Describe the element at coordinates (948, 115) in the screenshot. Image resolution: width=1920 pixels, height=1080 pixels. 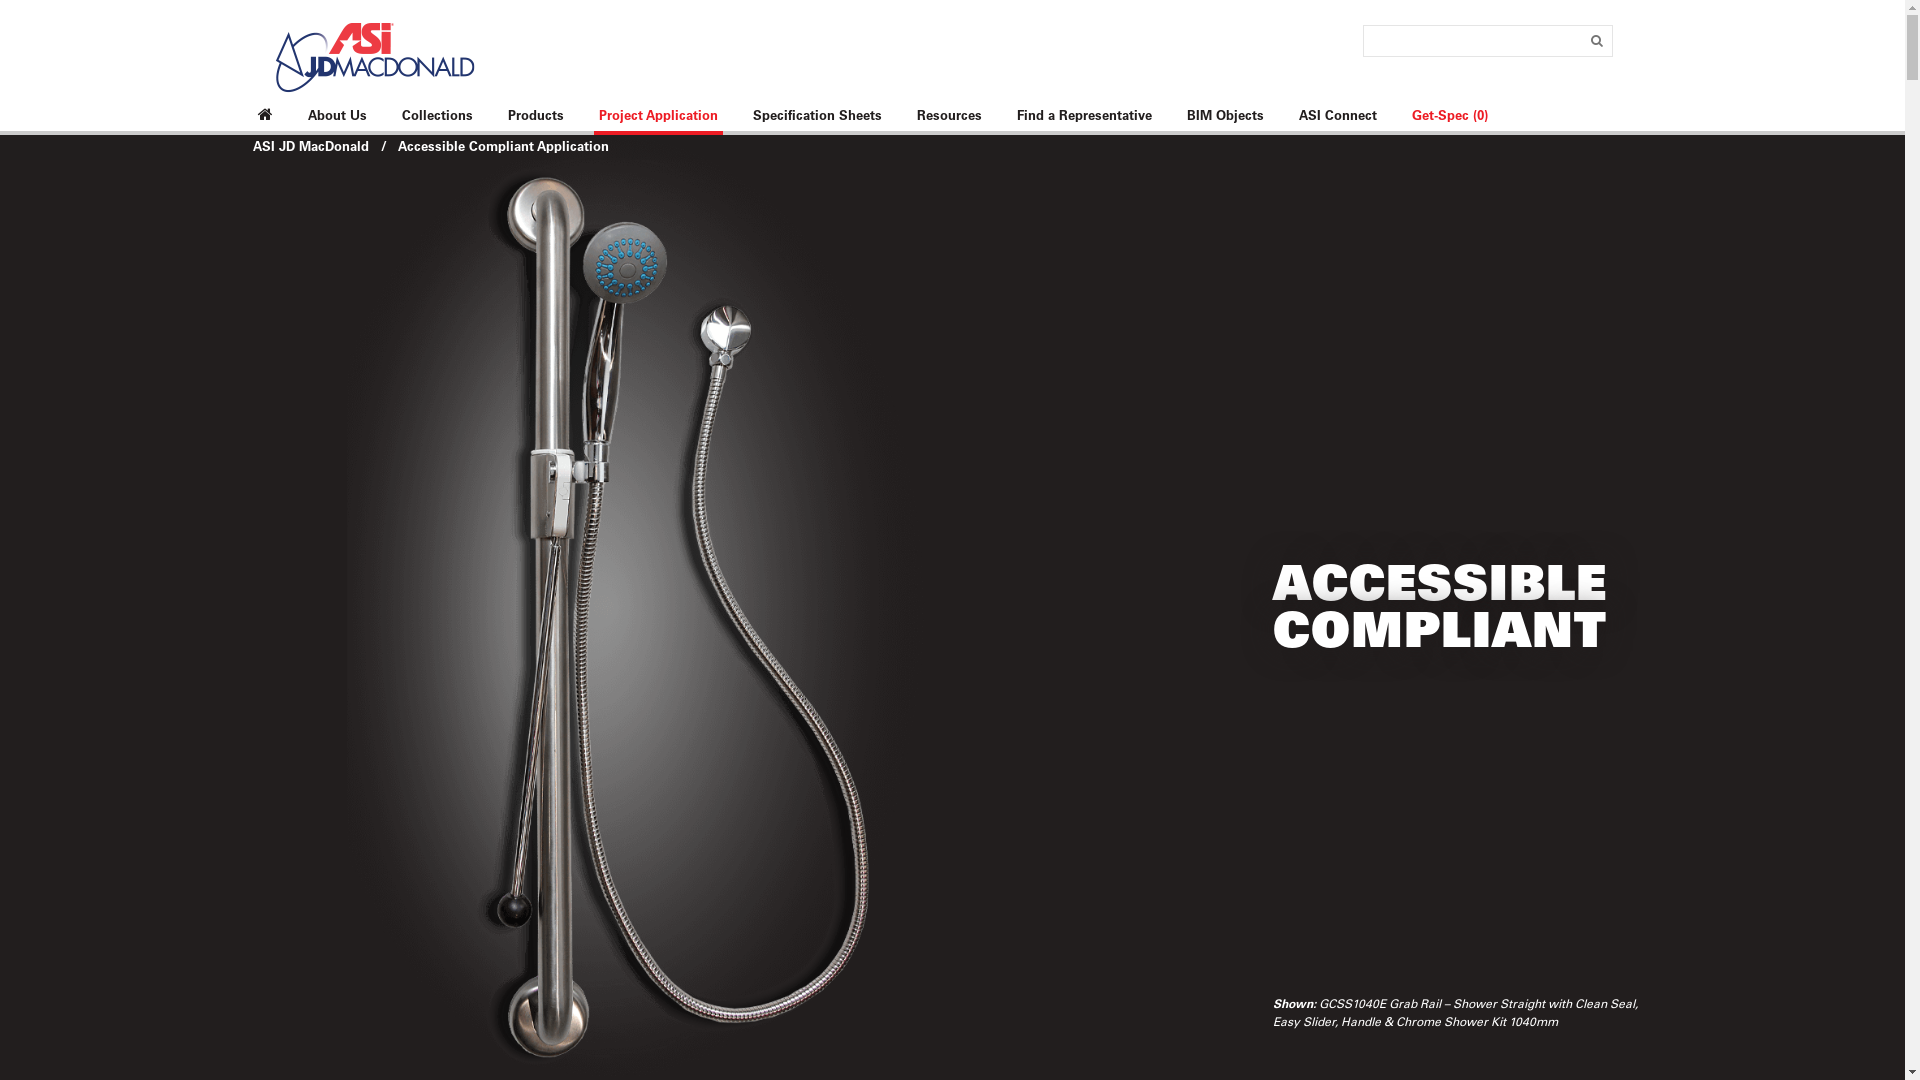
I see `'Resources'` at that location.